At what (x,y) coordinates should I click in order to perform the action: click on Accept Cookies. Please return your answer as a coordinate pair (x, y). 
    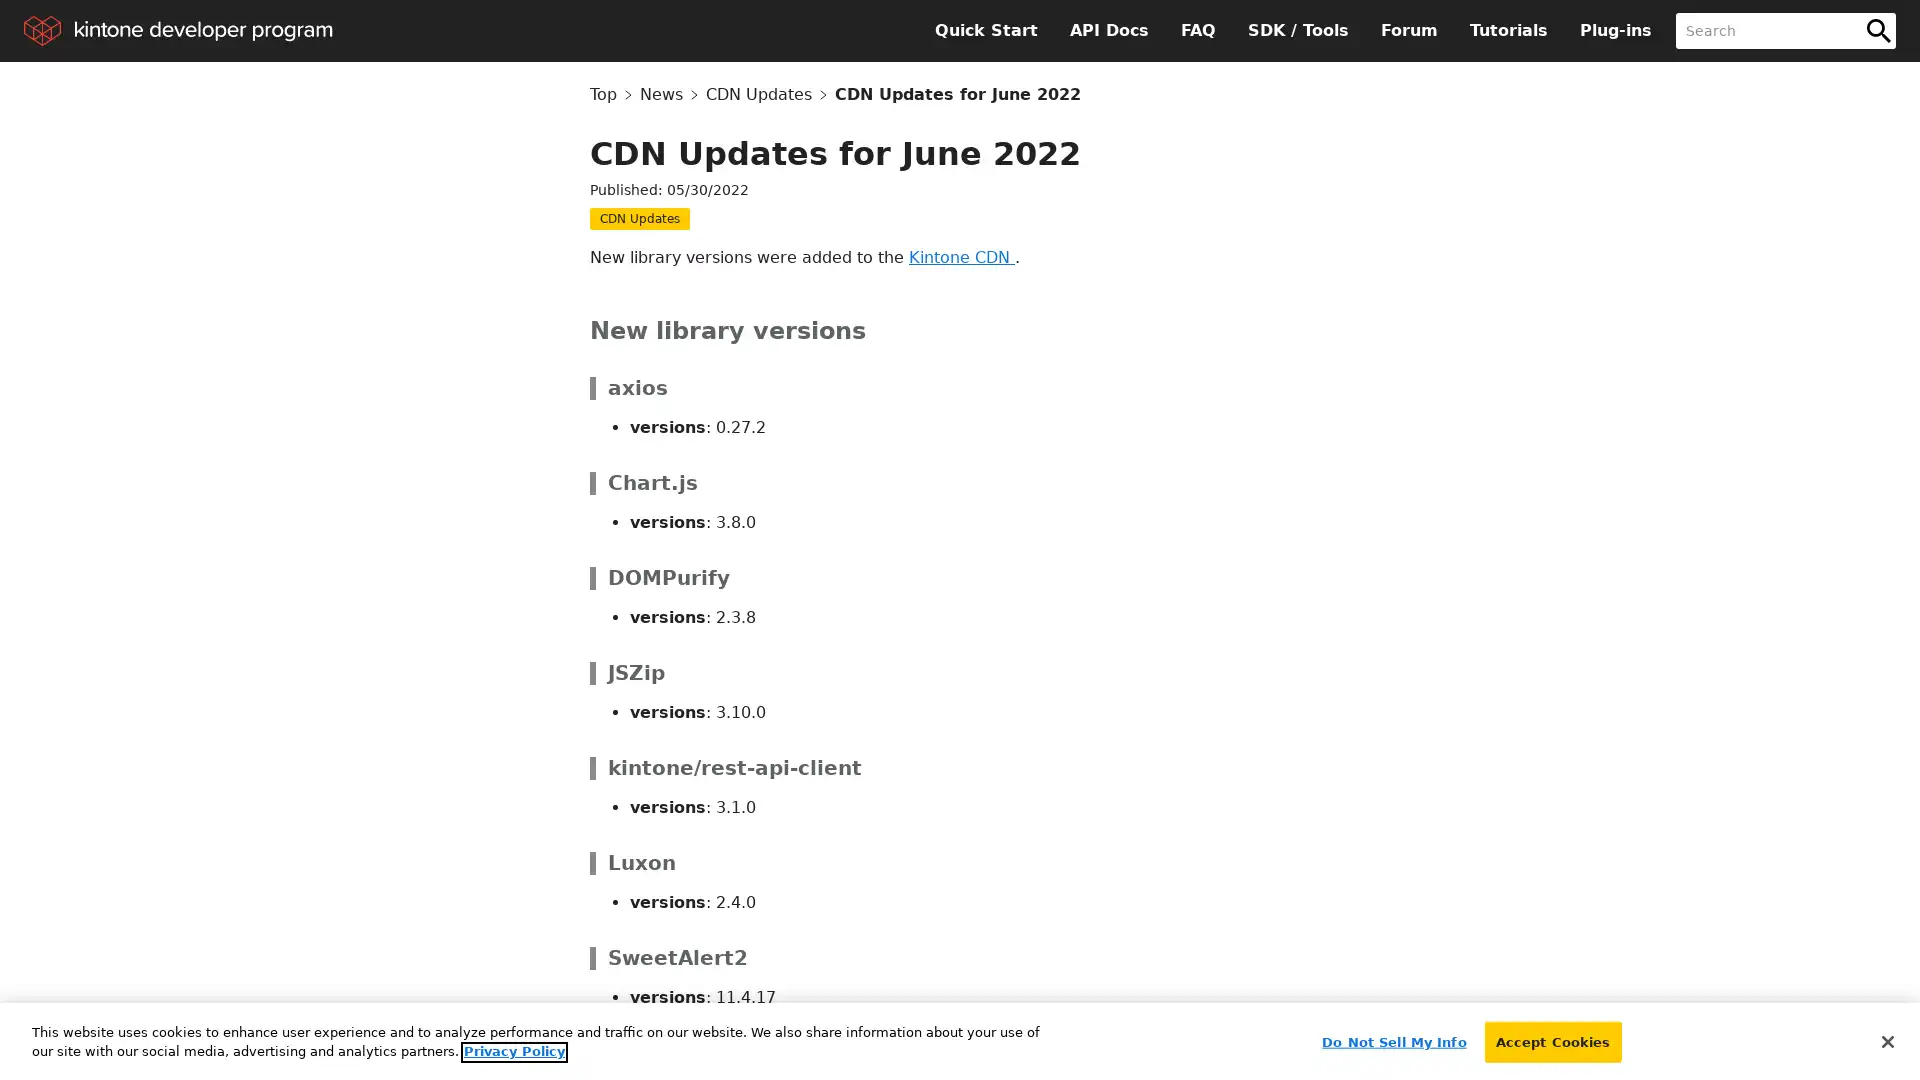
    Looking at the image, I should click on (1551, 1036).